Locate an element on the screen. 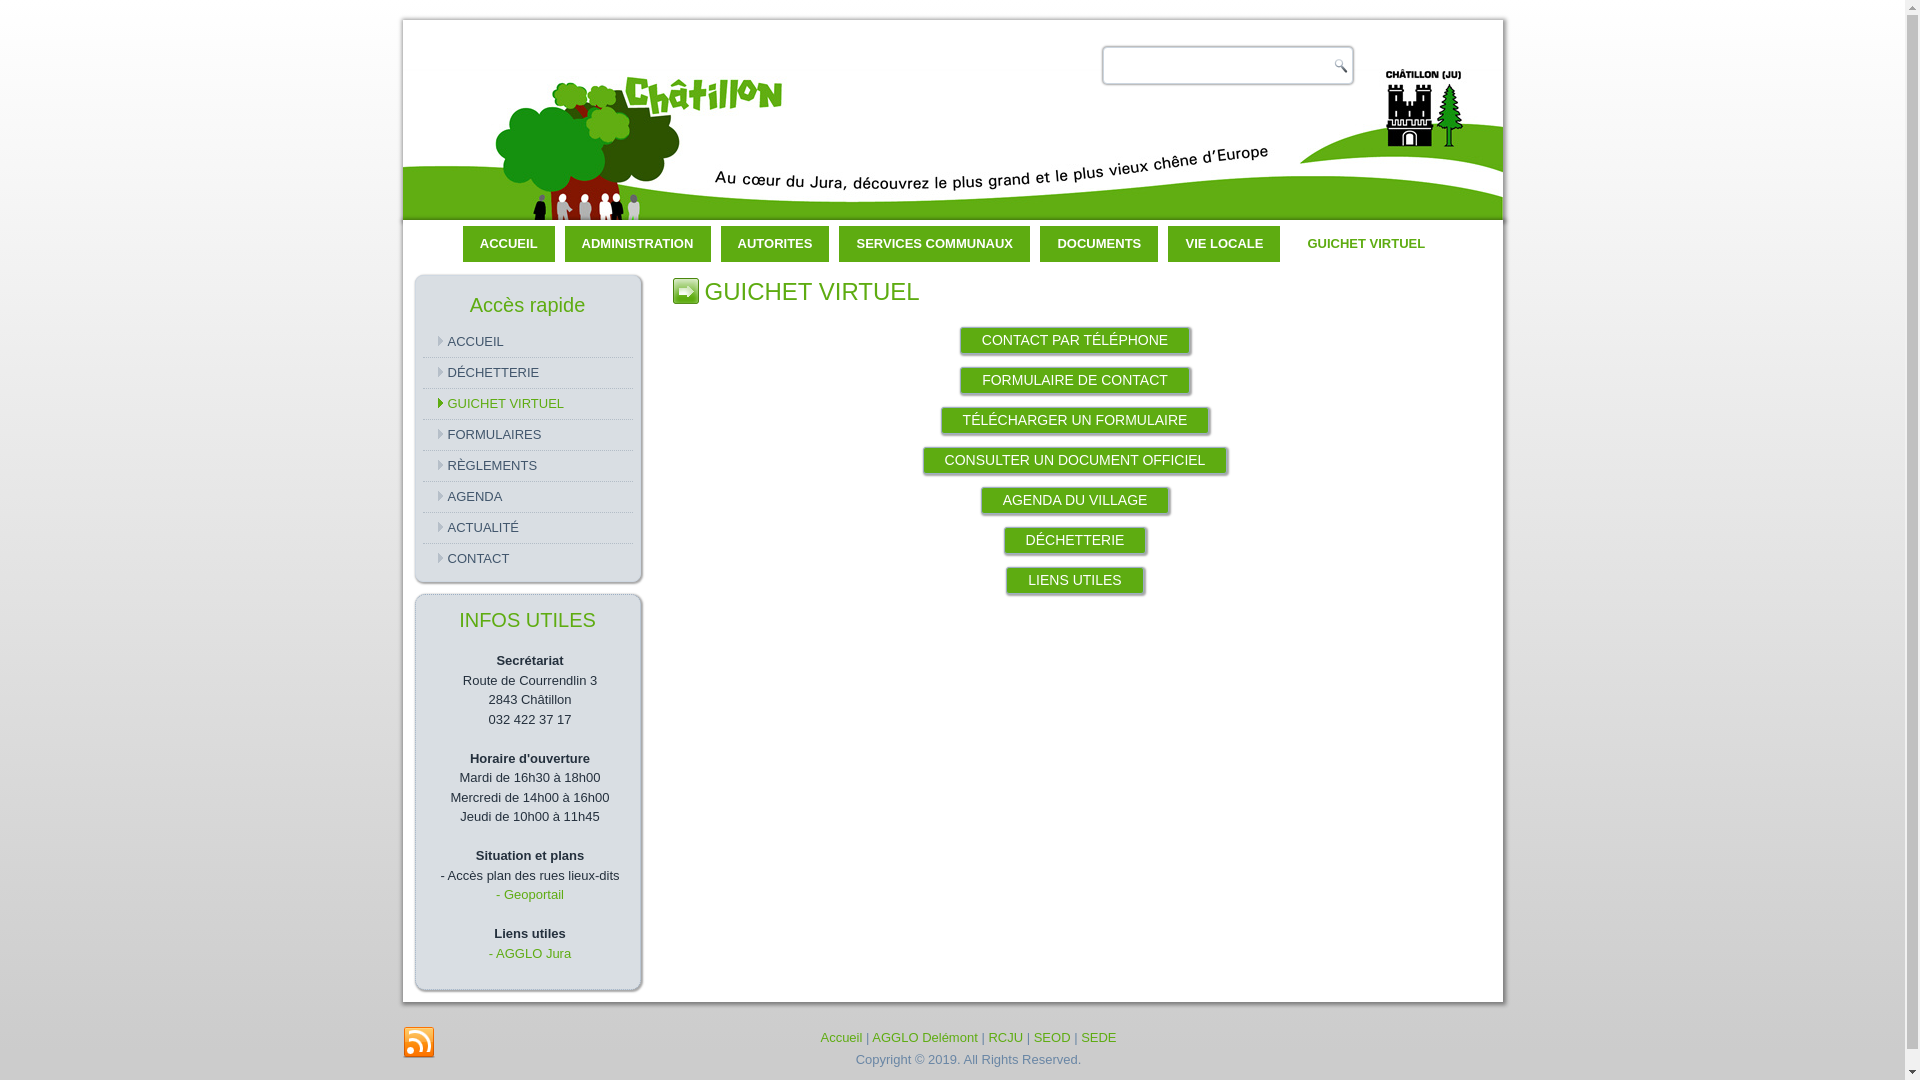 This screenshot has width=1920, height=1080. 'ACCUEIL' is located at coordinates (421, 341).